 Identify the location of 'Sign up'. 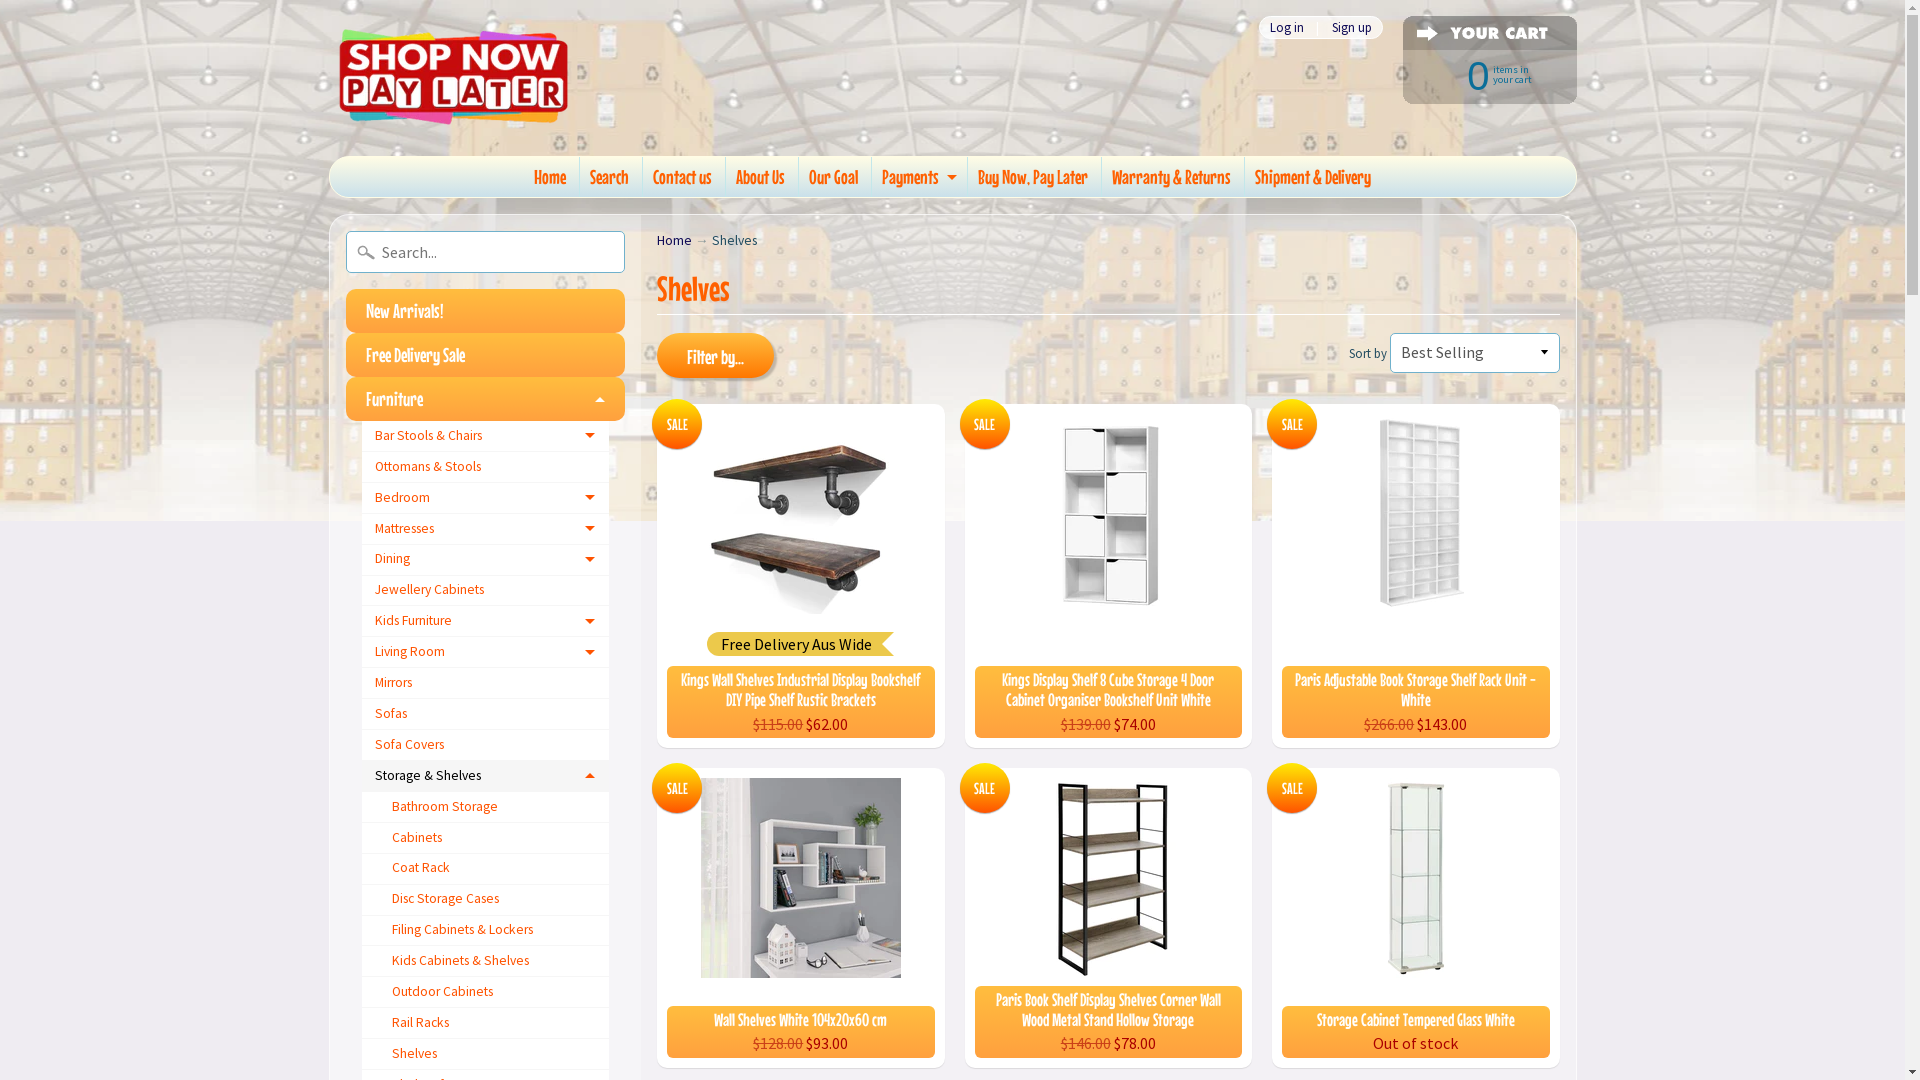
(1351, 27).